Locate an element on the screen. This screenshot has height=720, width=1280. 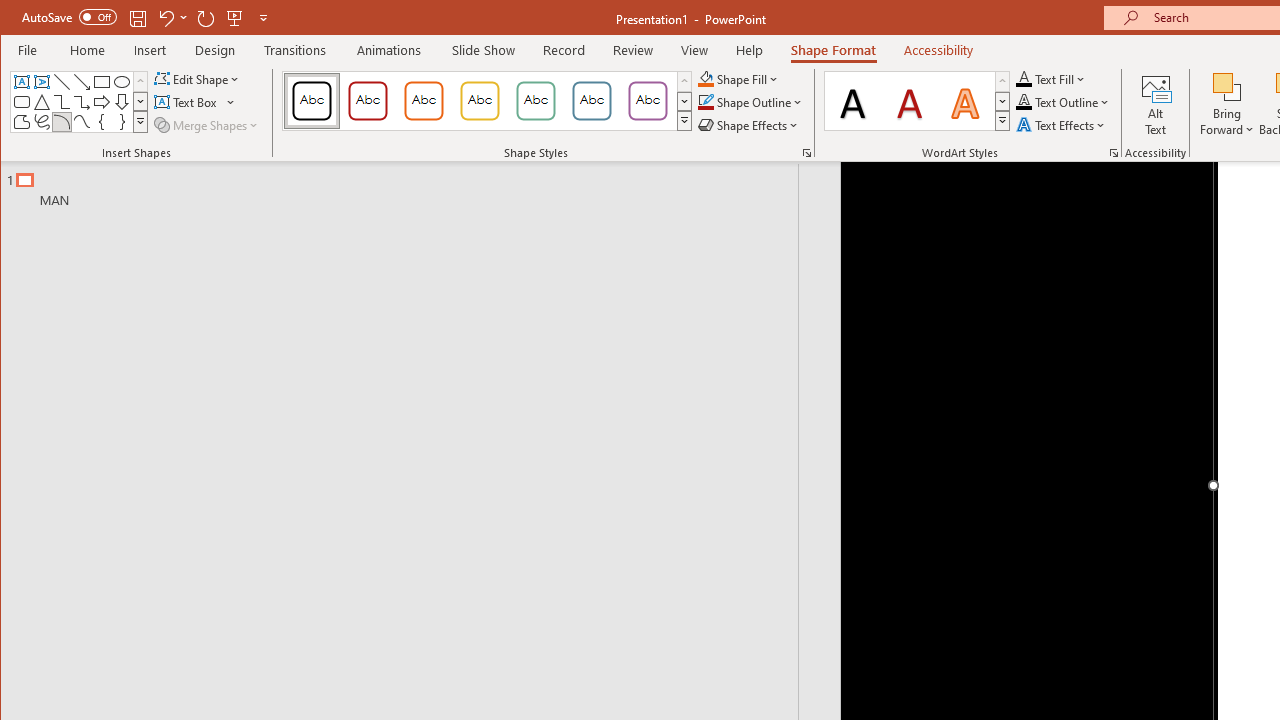
'Text Fill RGB(0, 0, 0)' is located at coordinates (1024, 78).